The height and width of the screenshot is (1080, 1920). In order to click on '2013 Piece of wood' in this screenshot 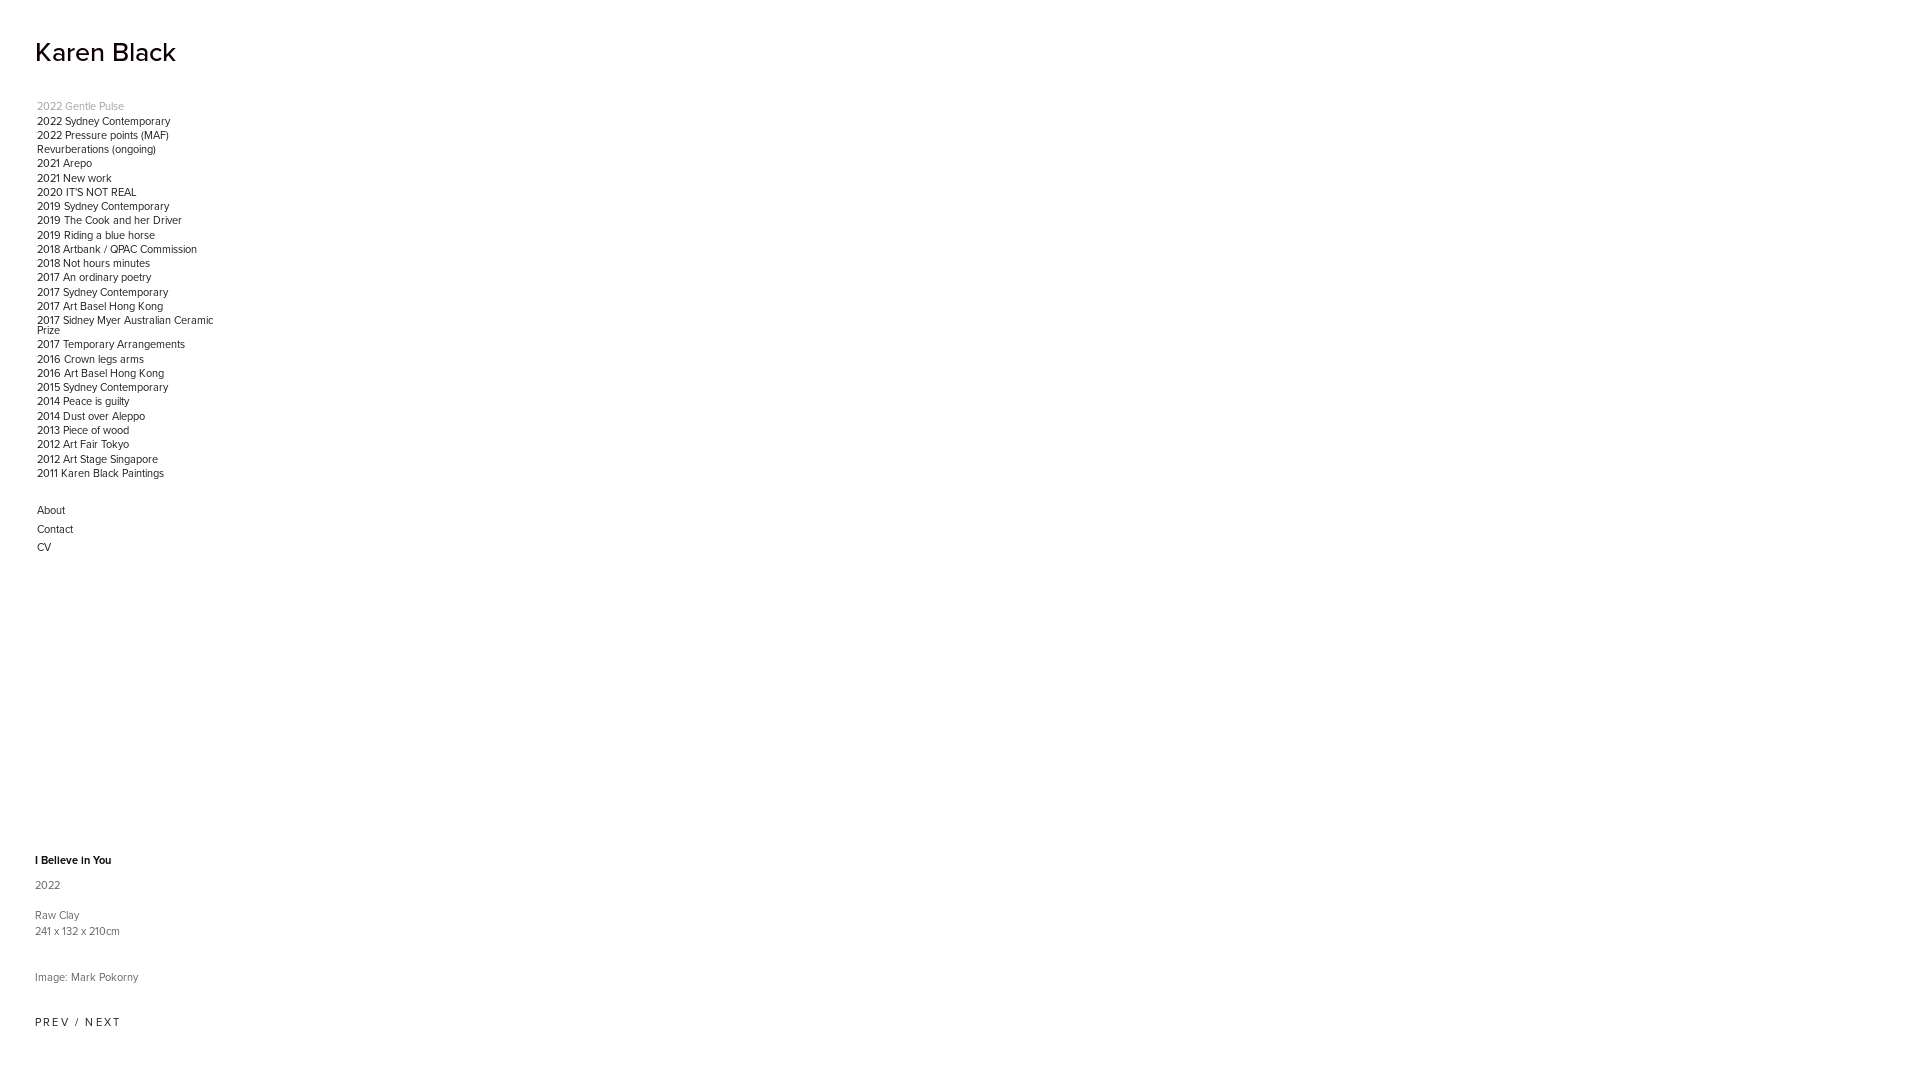, I will do `click(128, 430)`.